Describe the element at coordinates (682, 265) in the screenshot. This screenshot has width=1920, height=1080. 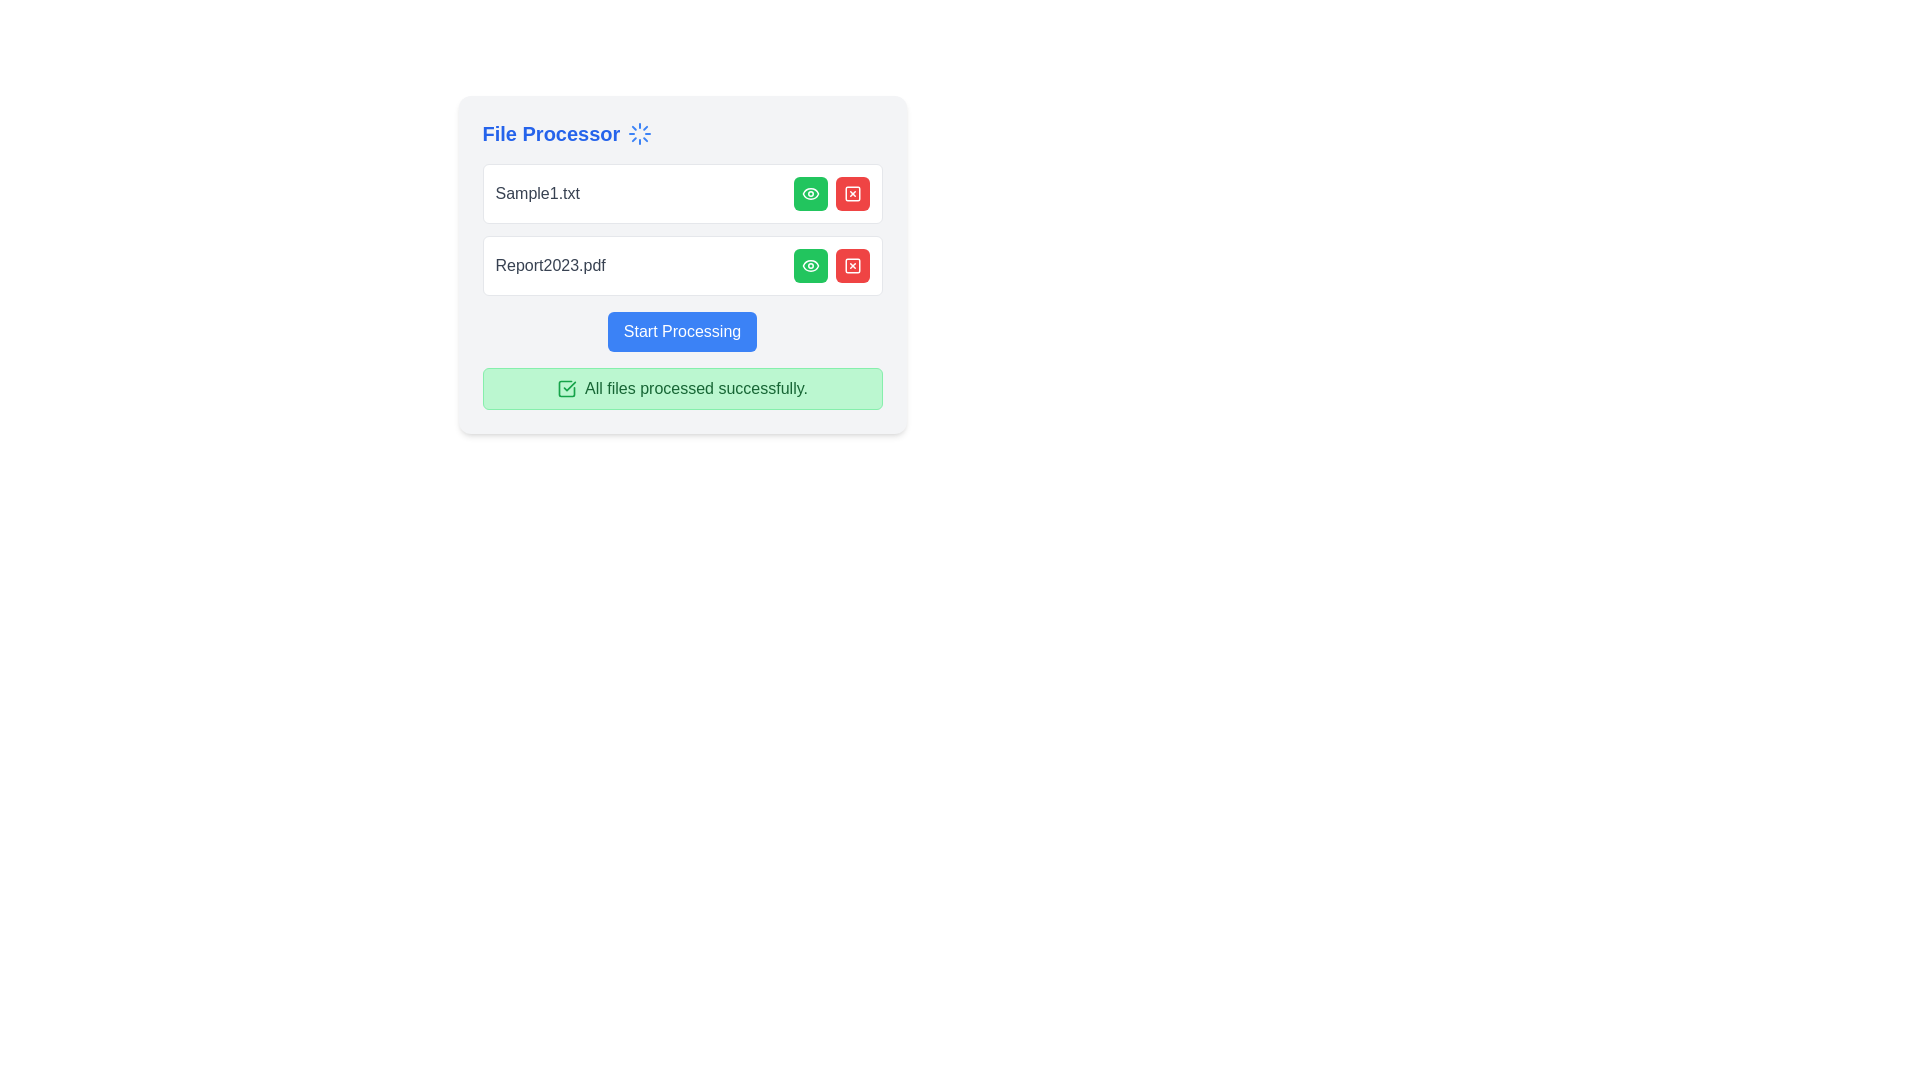
I see `the green eye button associated with the list item containing 'Report2023.pdf'` at that location.